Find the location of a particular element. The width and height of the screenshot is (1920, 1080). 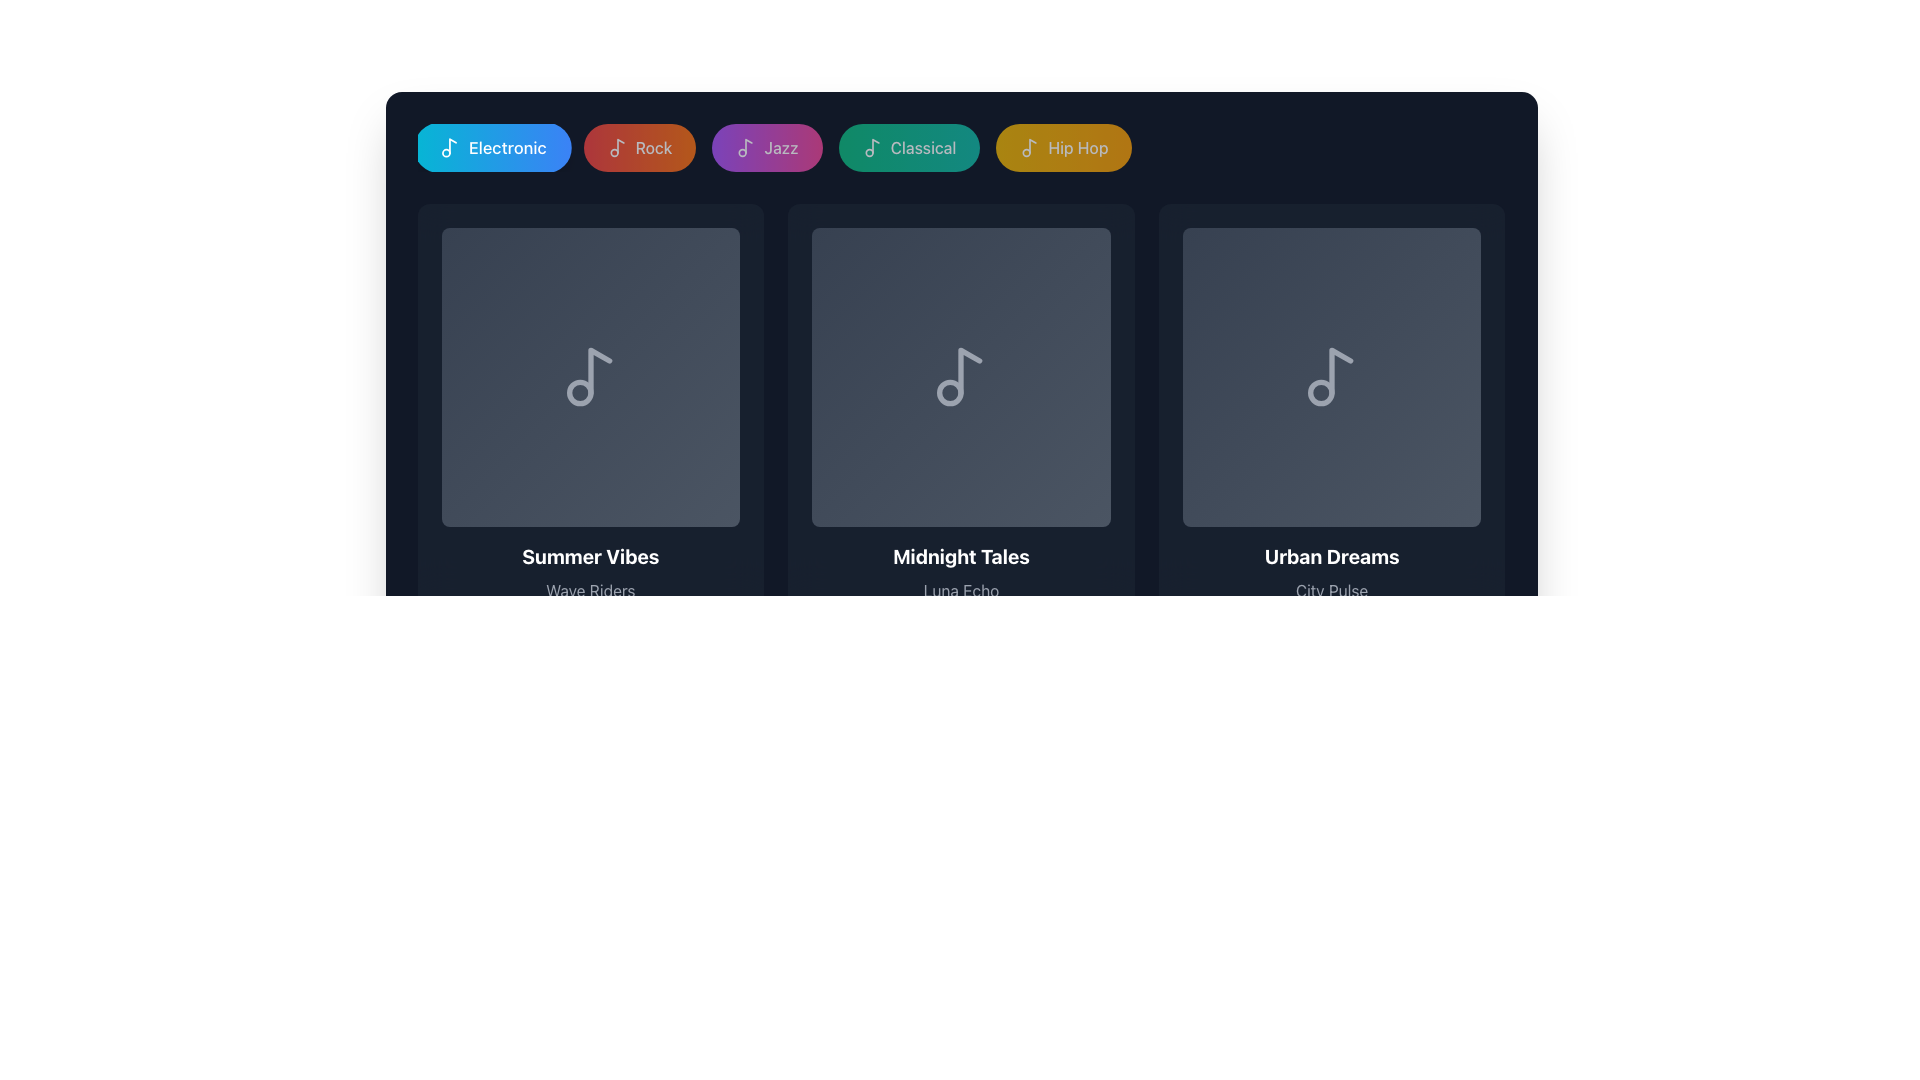

the Static Text Label providing additional descriptive information below the title 'Midnight Tales' in the center card among three horizontally aligned cards is located at coordinates (961, 589).